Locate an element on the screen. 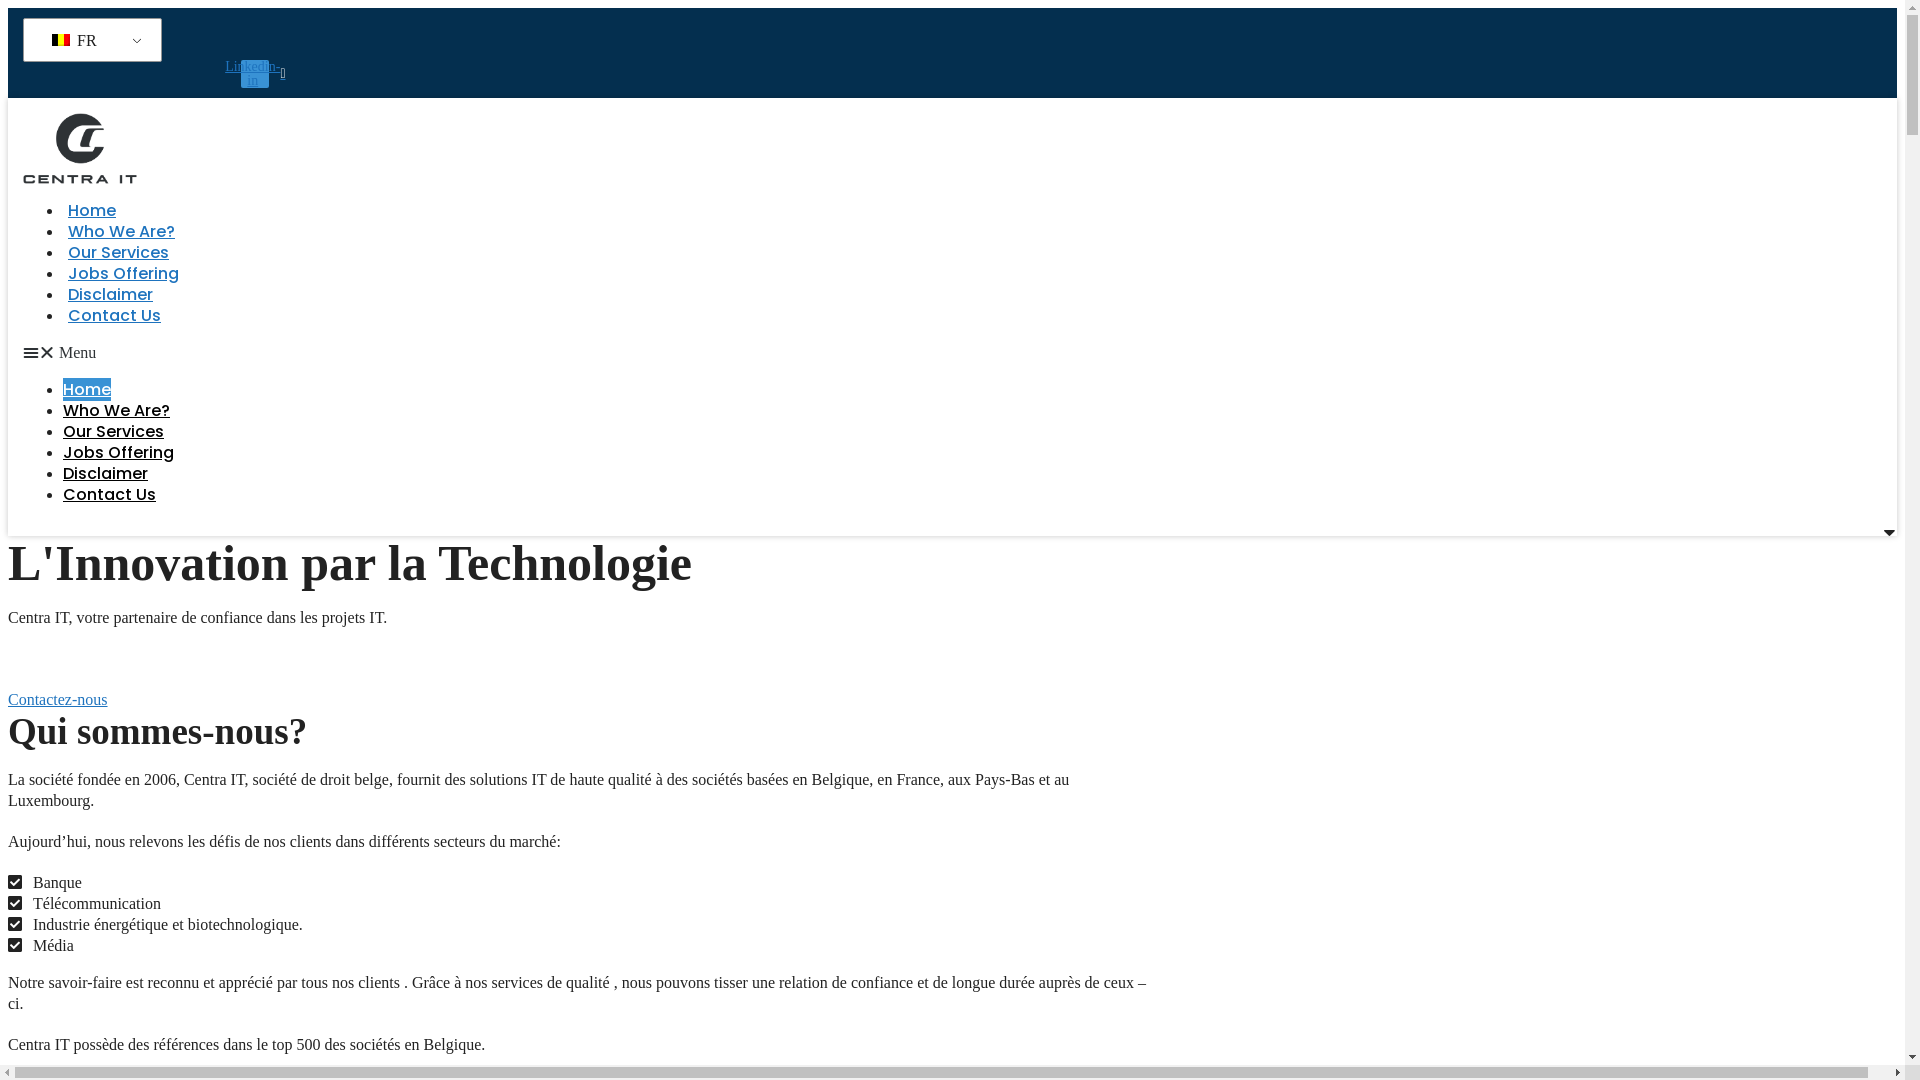 Image resolution: width=1920 pixels, height=1080 pixels. 'Home' is located at coordinates (85, 389).